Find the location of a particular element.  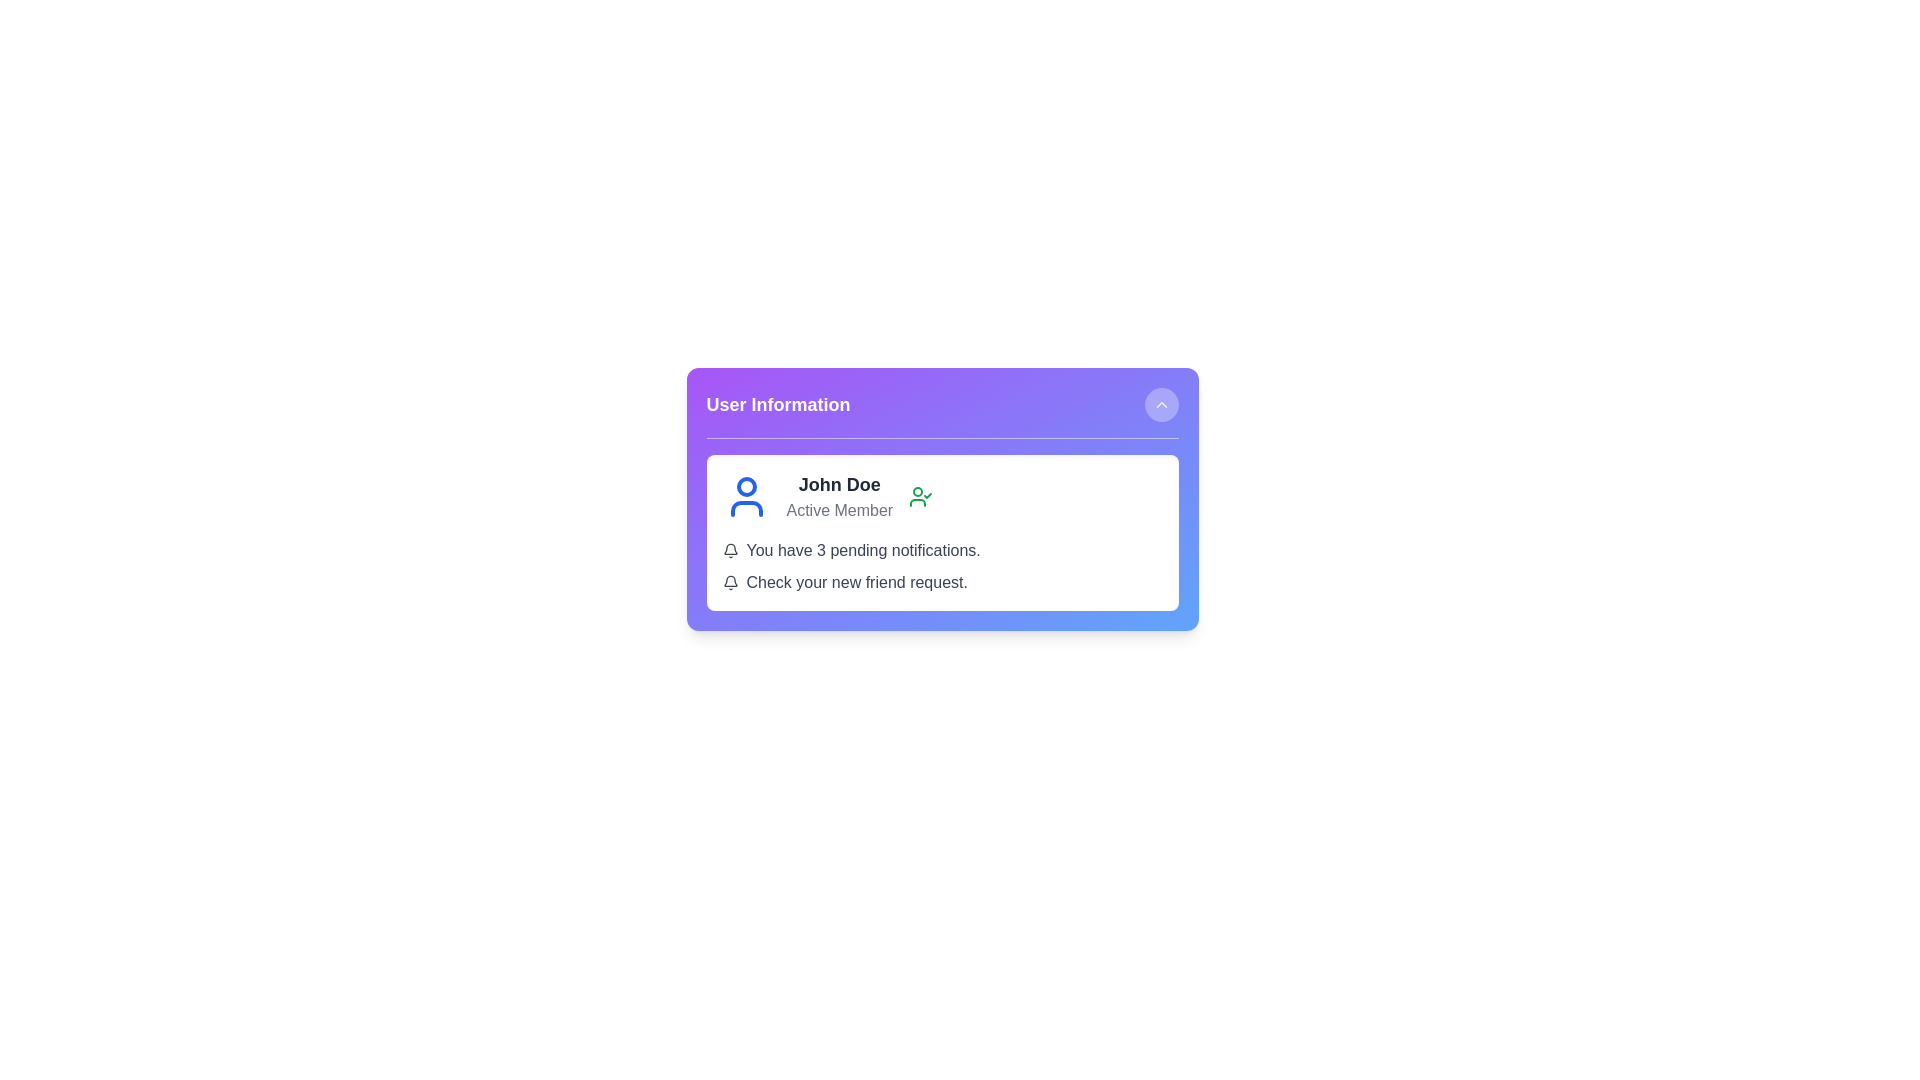

the membership status icon indicating that John Doe is an active member is located at coordinates (920, 496).